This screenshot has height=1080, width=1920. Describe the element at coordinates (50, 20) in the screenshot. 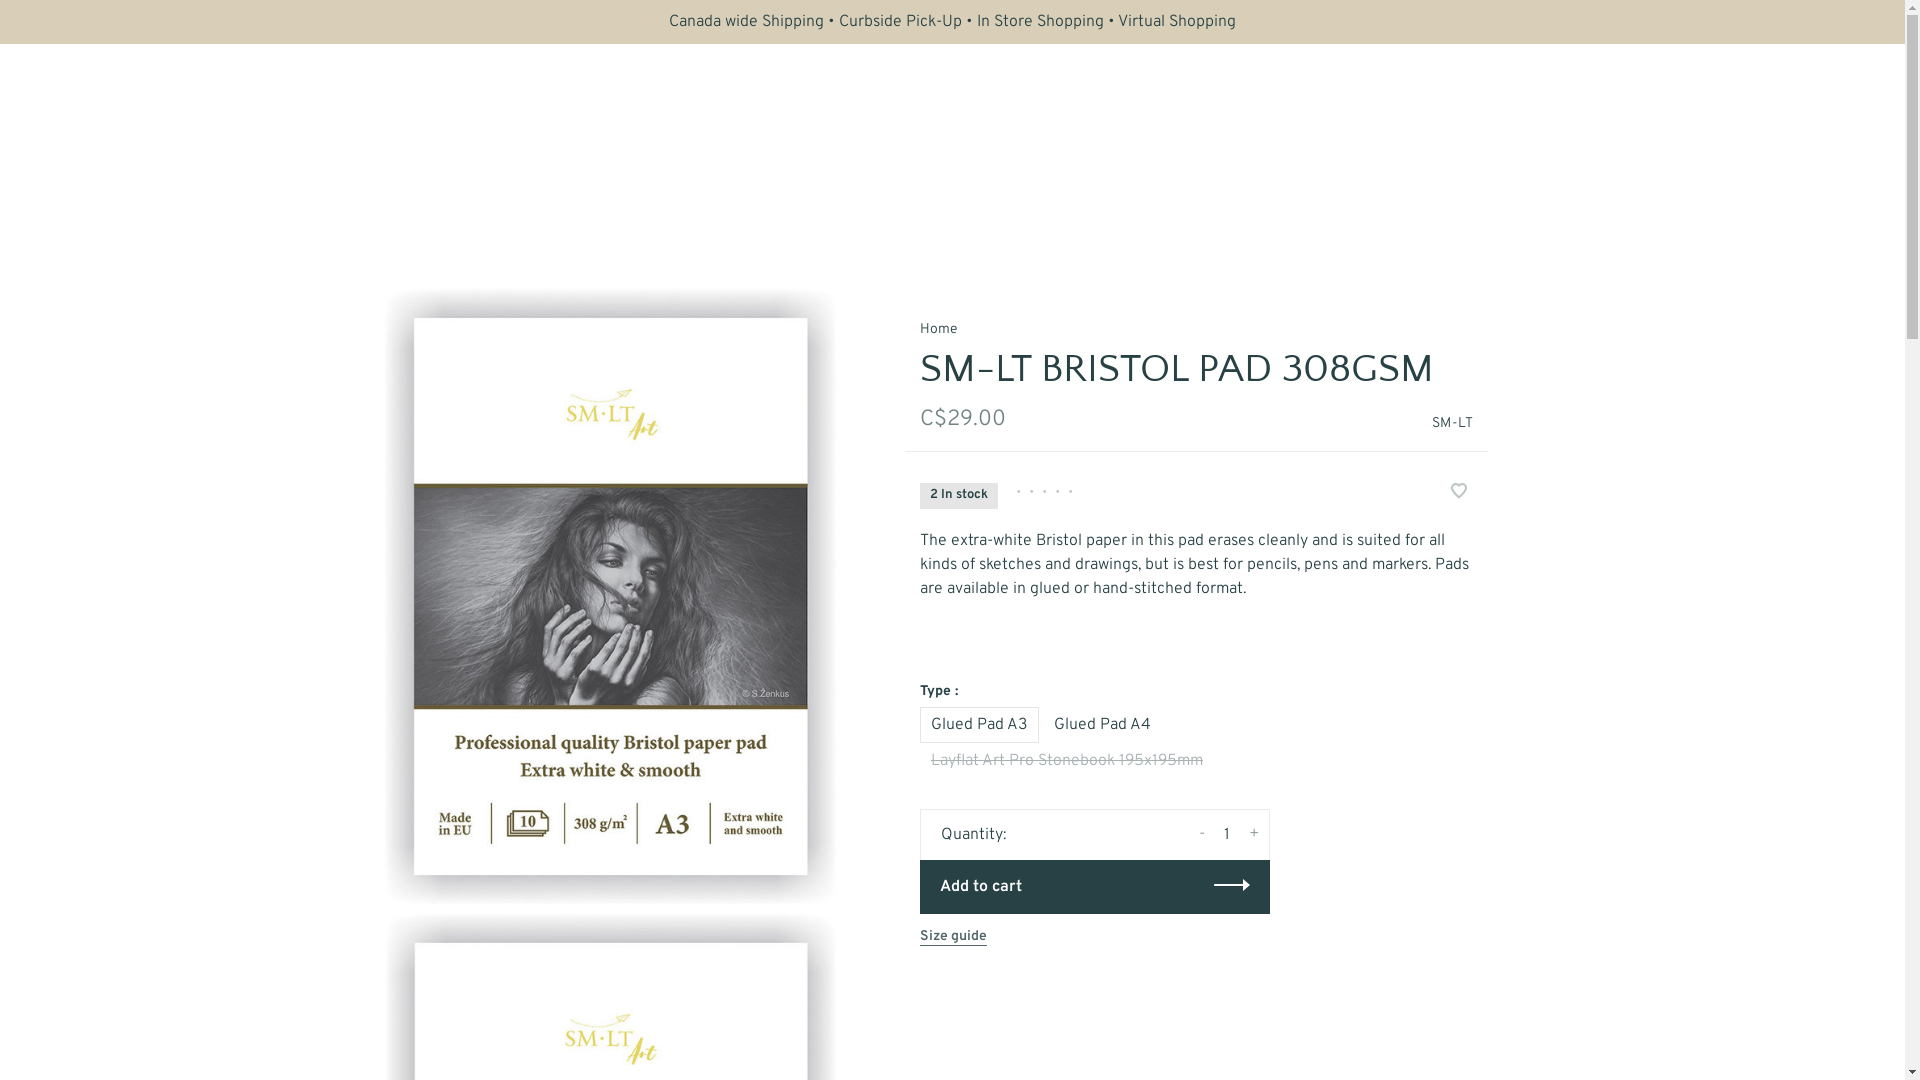

I see `'Subscribe'` at that location.